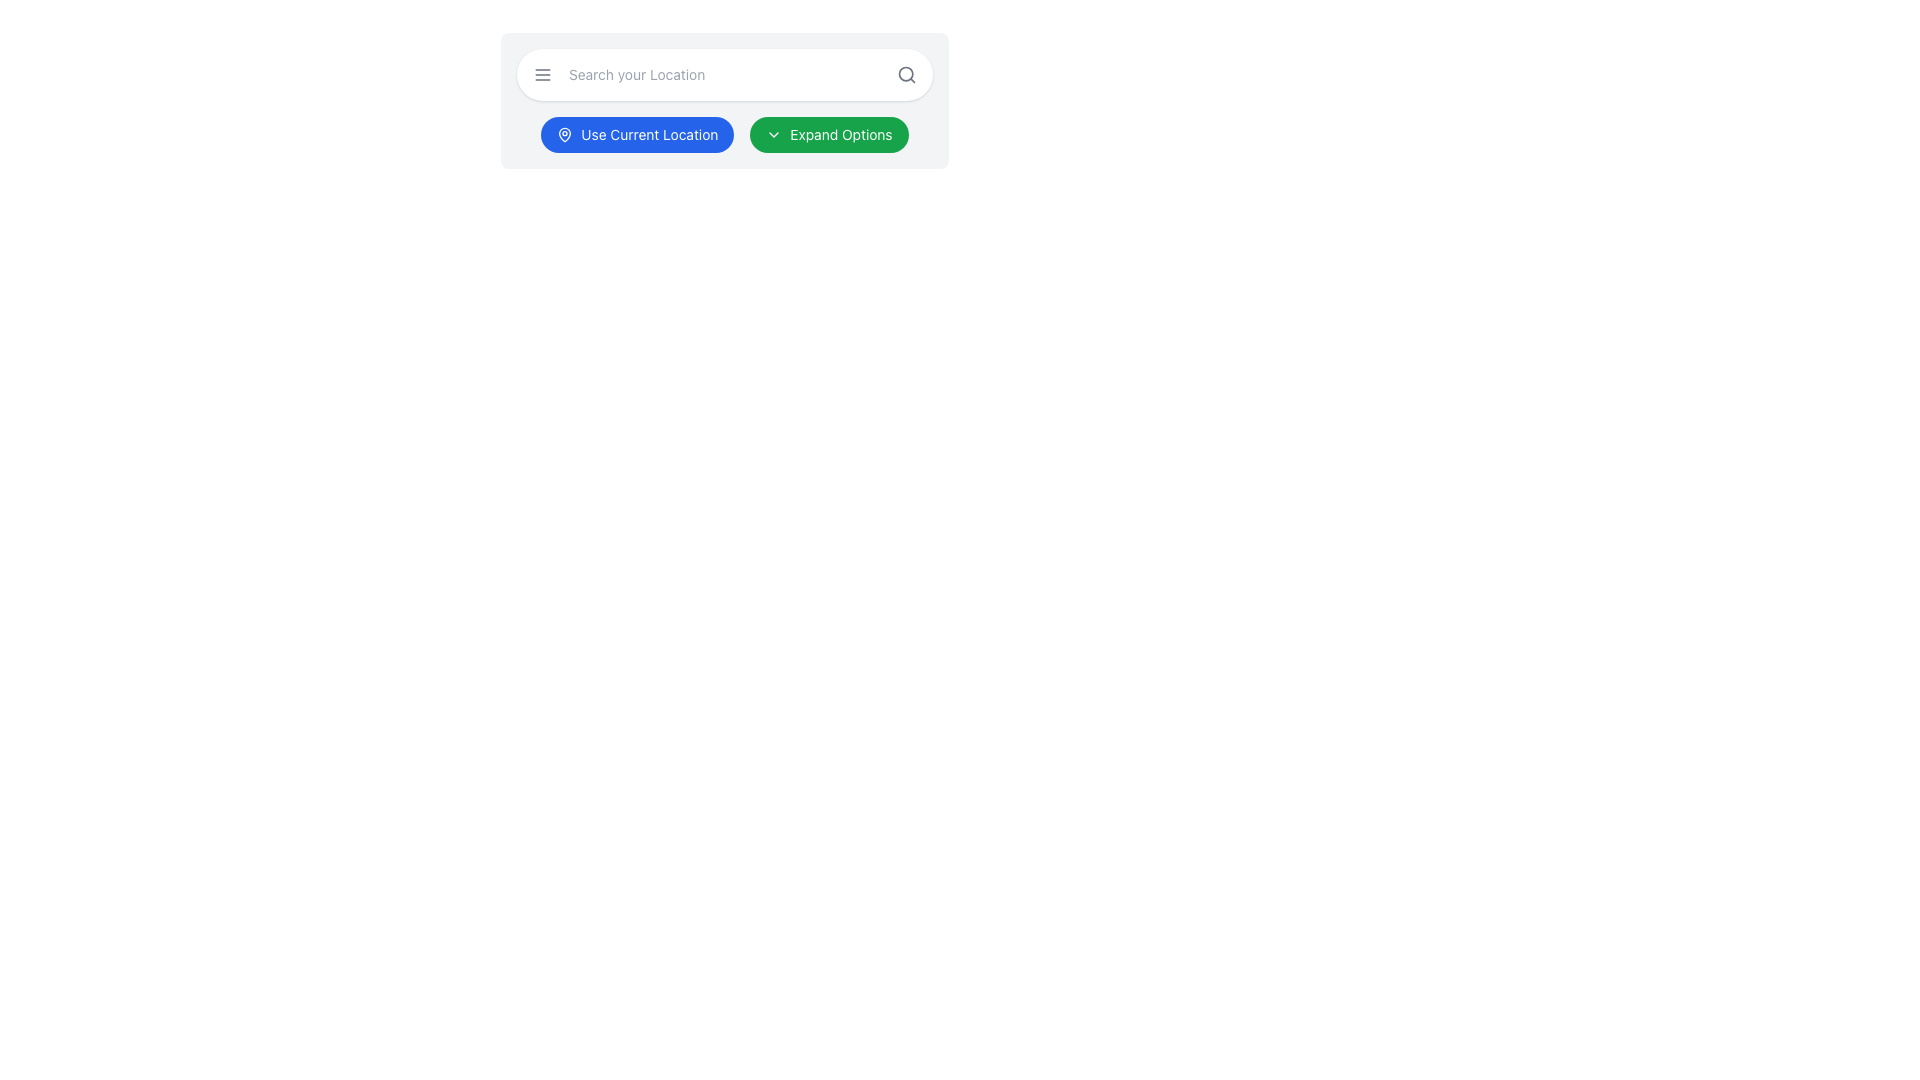 The image size is (1920, 1080). I want to click on the 'Use Current Location' button that contains the pin-like shape icon on its leftmost part, so click(564, 135).